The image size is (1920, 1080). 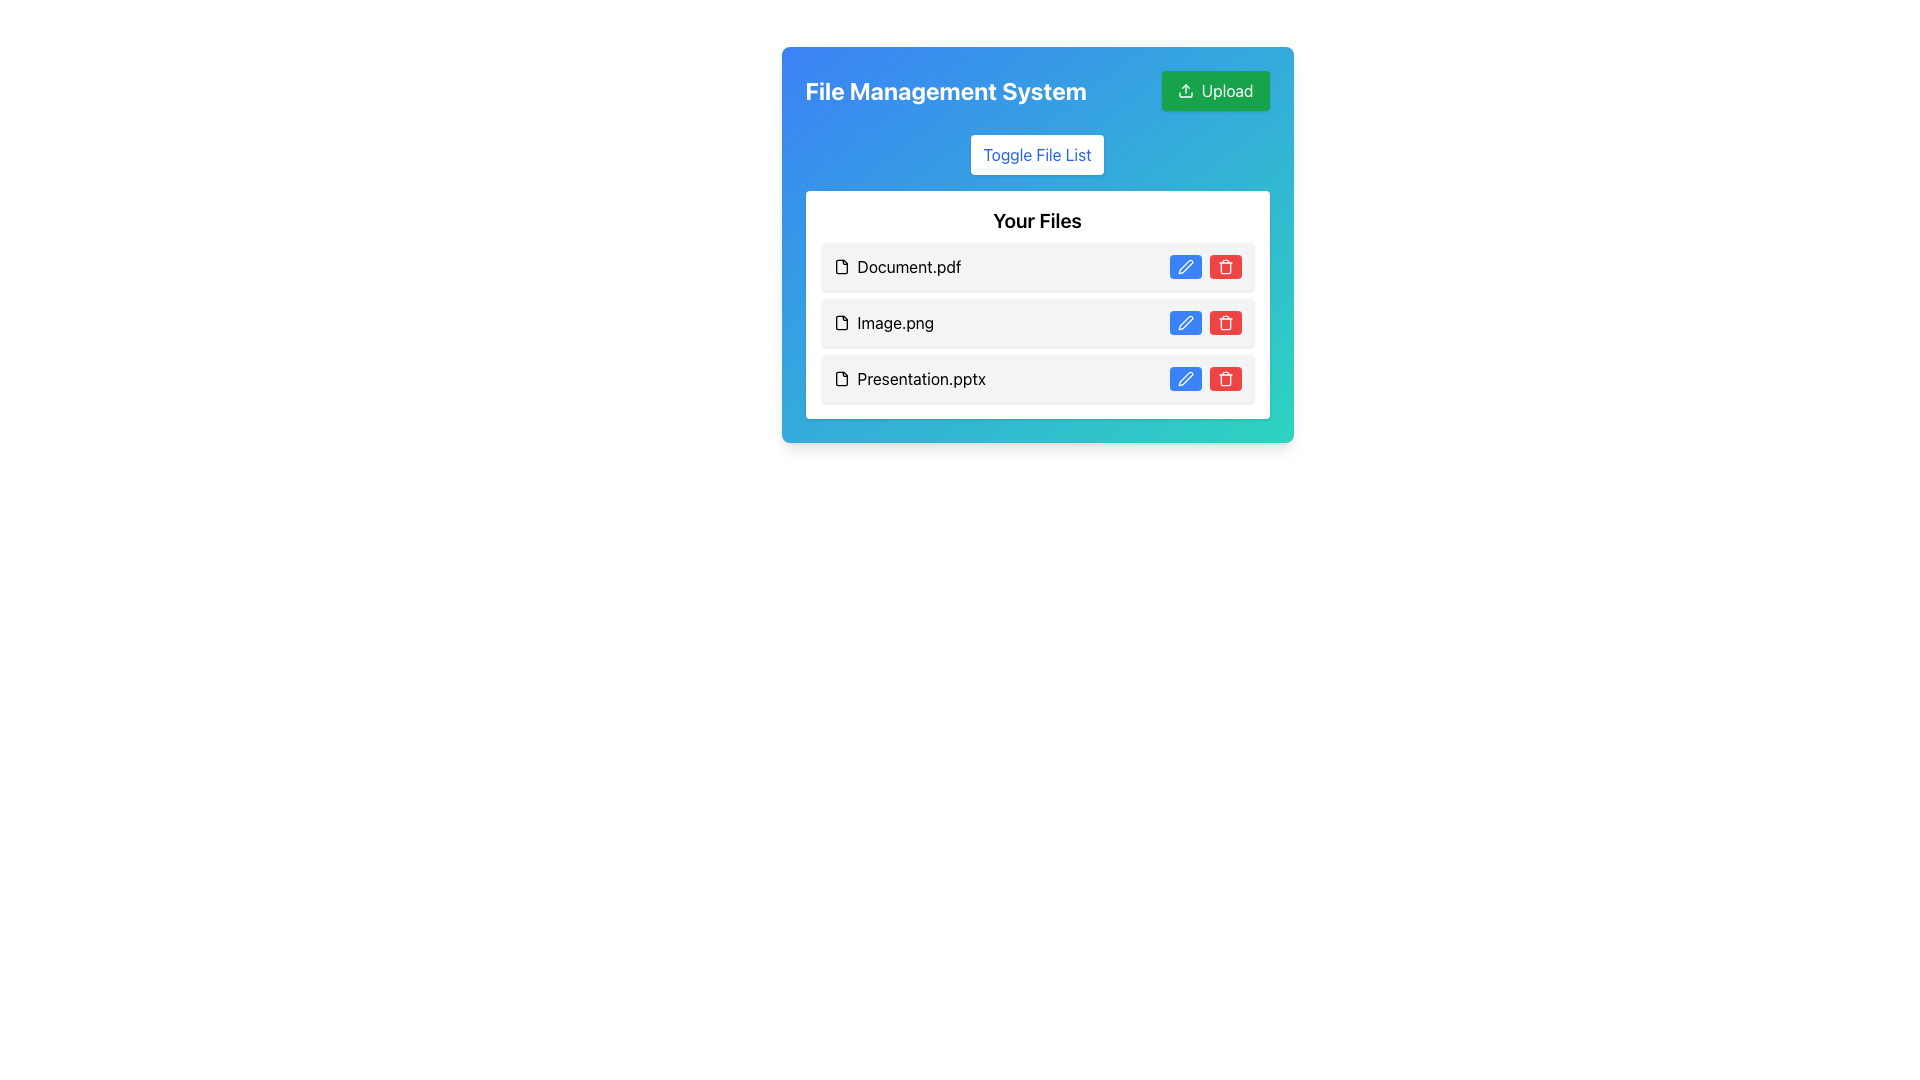 What do you see at coordinates (1185, 322) in the screenshot?
I see `the edit button for the 'Image.png' file in the 'Your Files' list to gain focus` at bounding box center [1185, 322].